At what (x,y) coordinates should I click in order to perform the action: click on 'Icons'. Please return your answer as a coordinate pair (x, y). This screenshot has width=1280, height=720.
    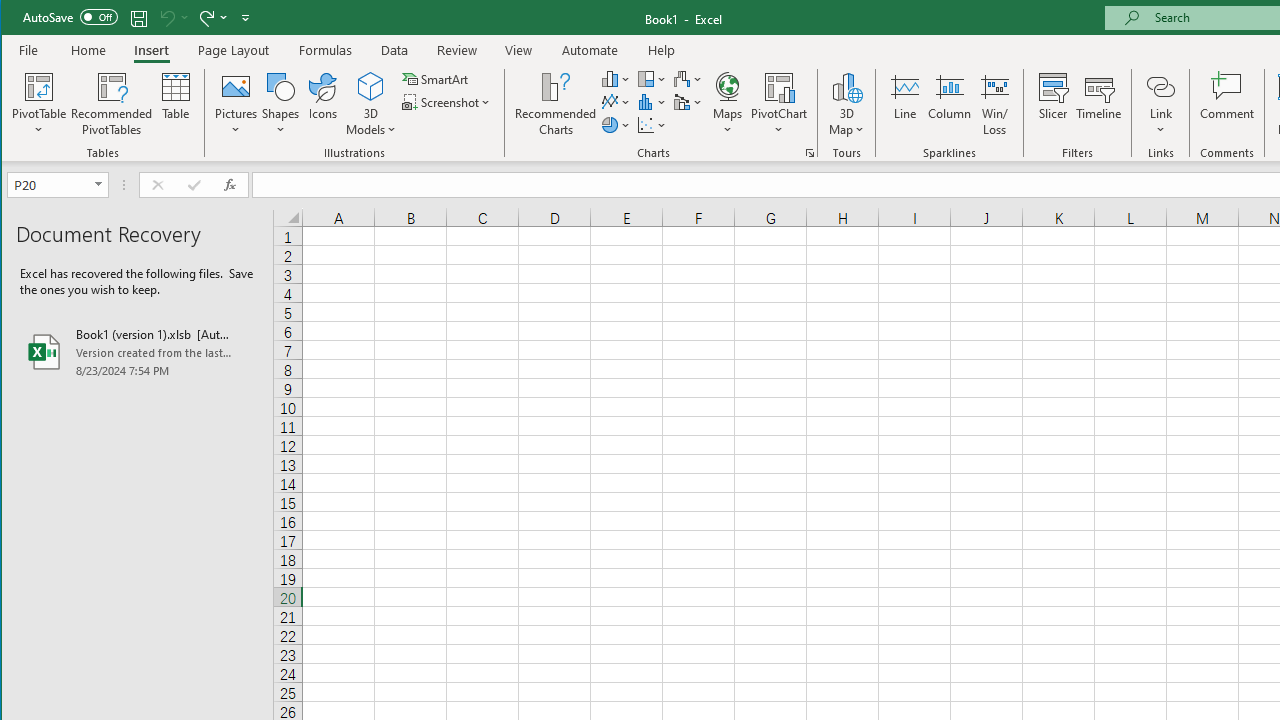
    Looking at the image, I should click on (323, 104).